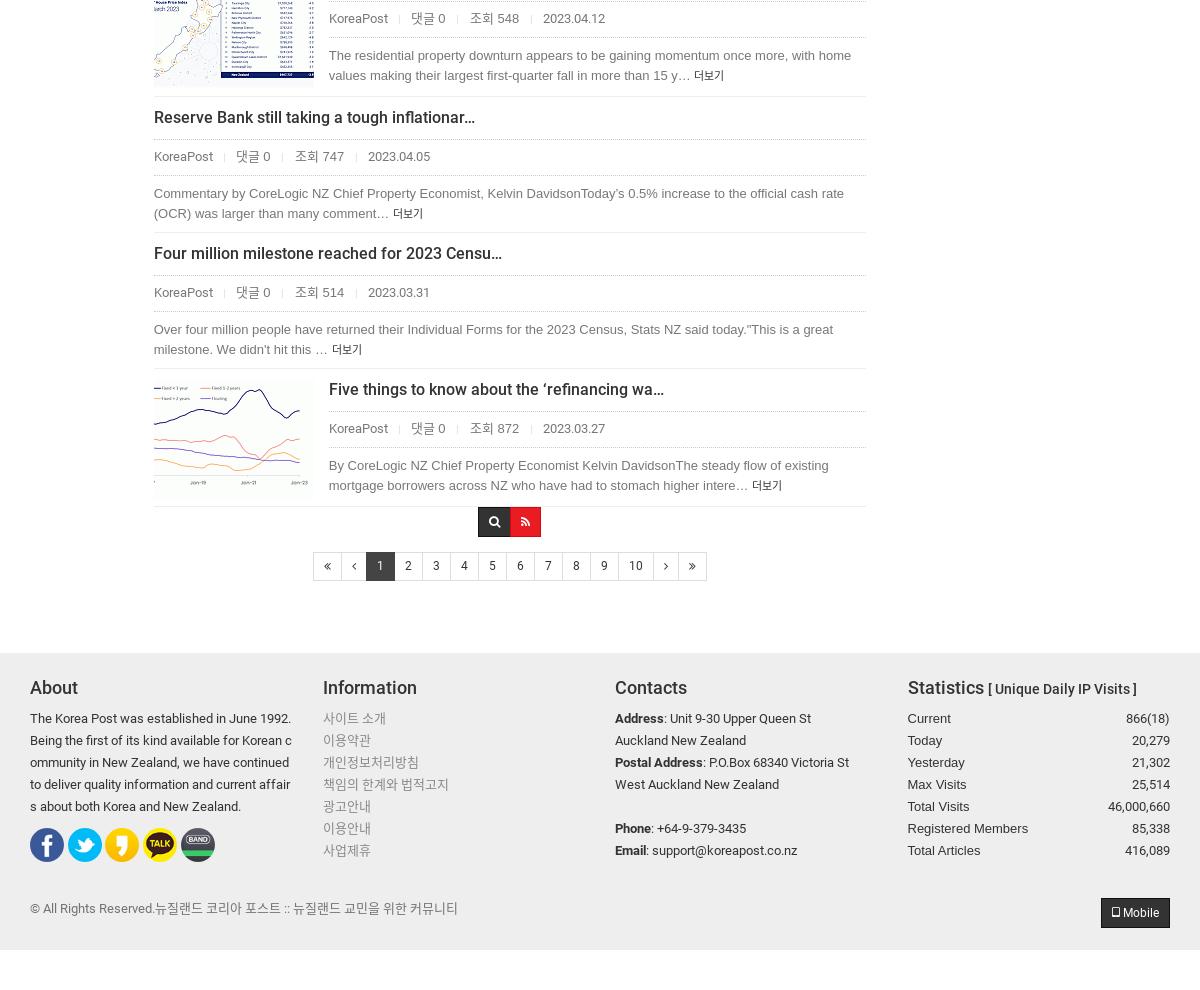 The image size is (1200, 990). I want to click on '2023.03.27', so click(570, 427).